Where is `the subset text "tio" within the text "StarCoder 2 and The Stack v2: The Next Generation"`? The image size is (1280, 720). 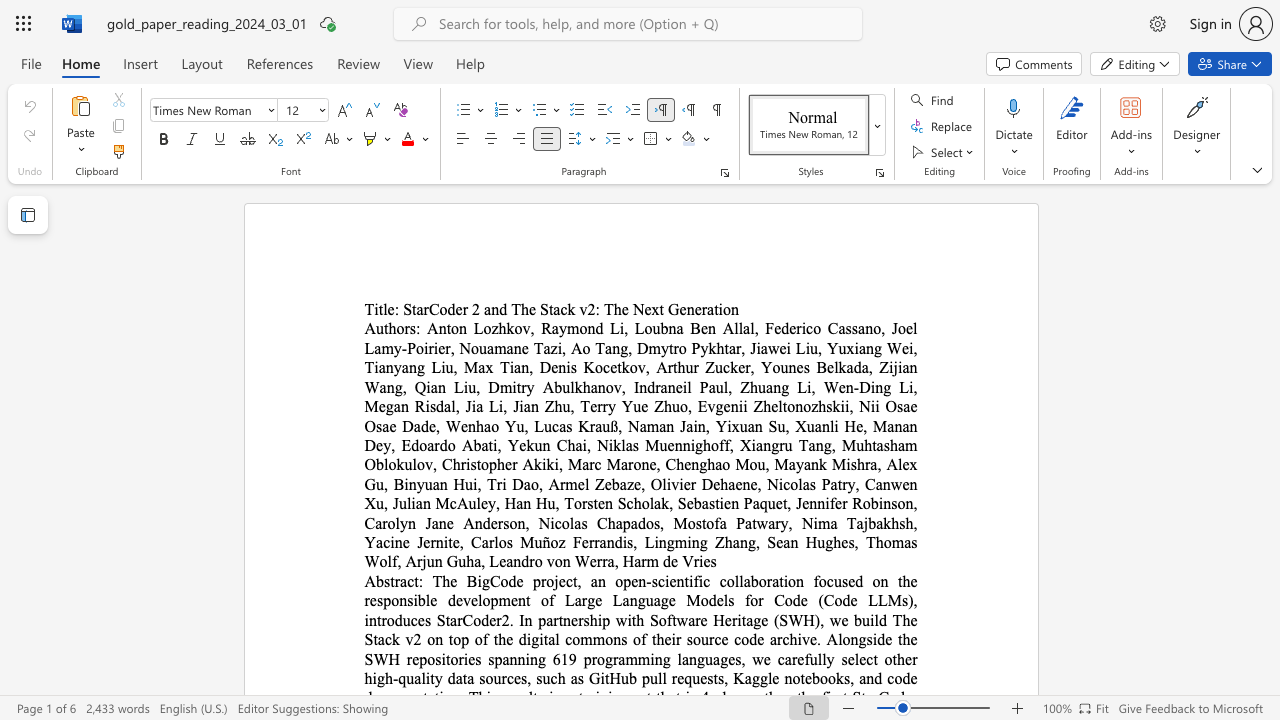 the subset text "tio" within the text "StarCoder 2 and The Stack v2: The Next Generation" is located at coordinates (714, 309).